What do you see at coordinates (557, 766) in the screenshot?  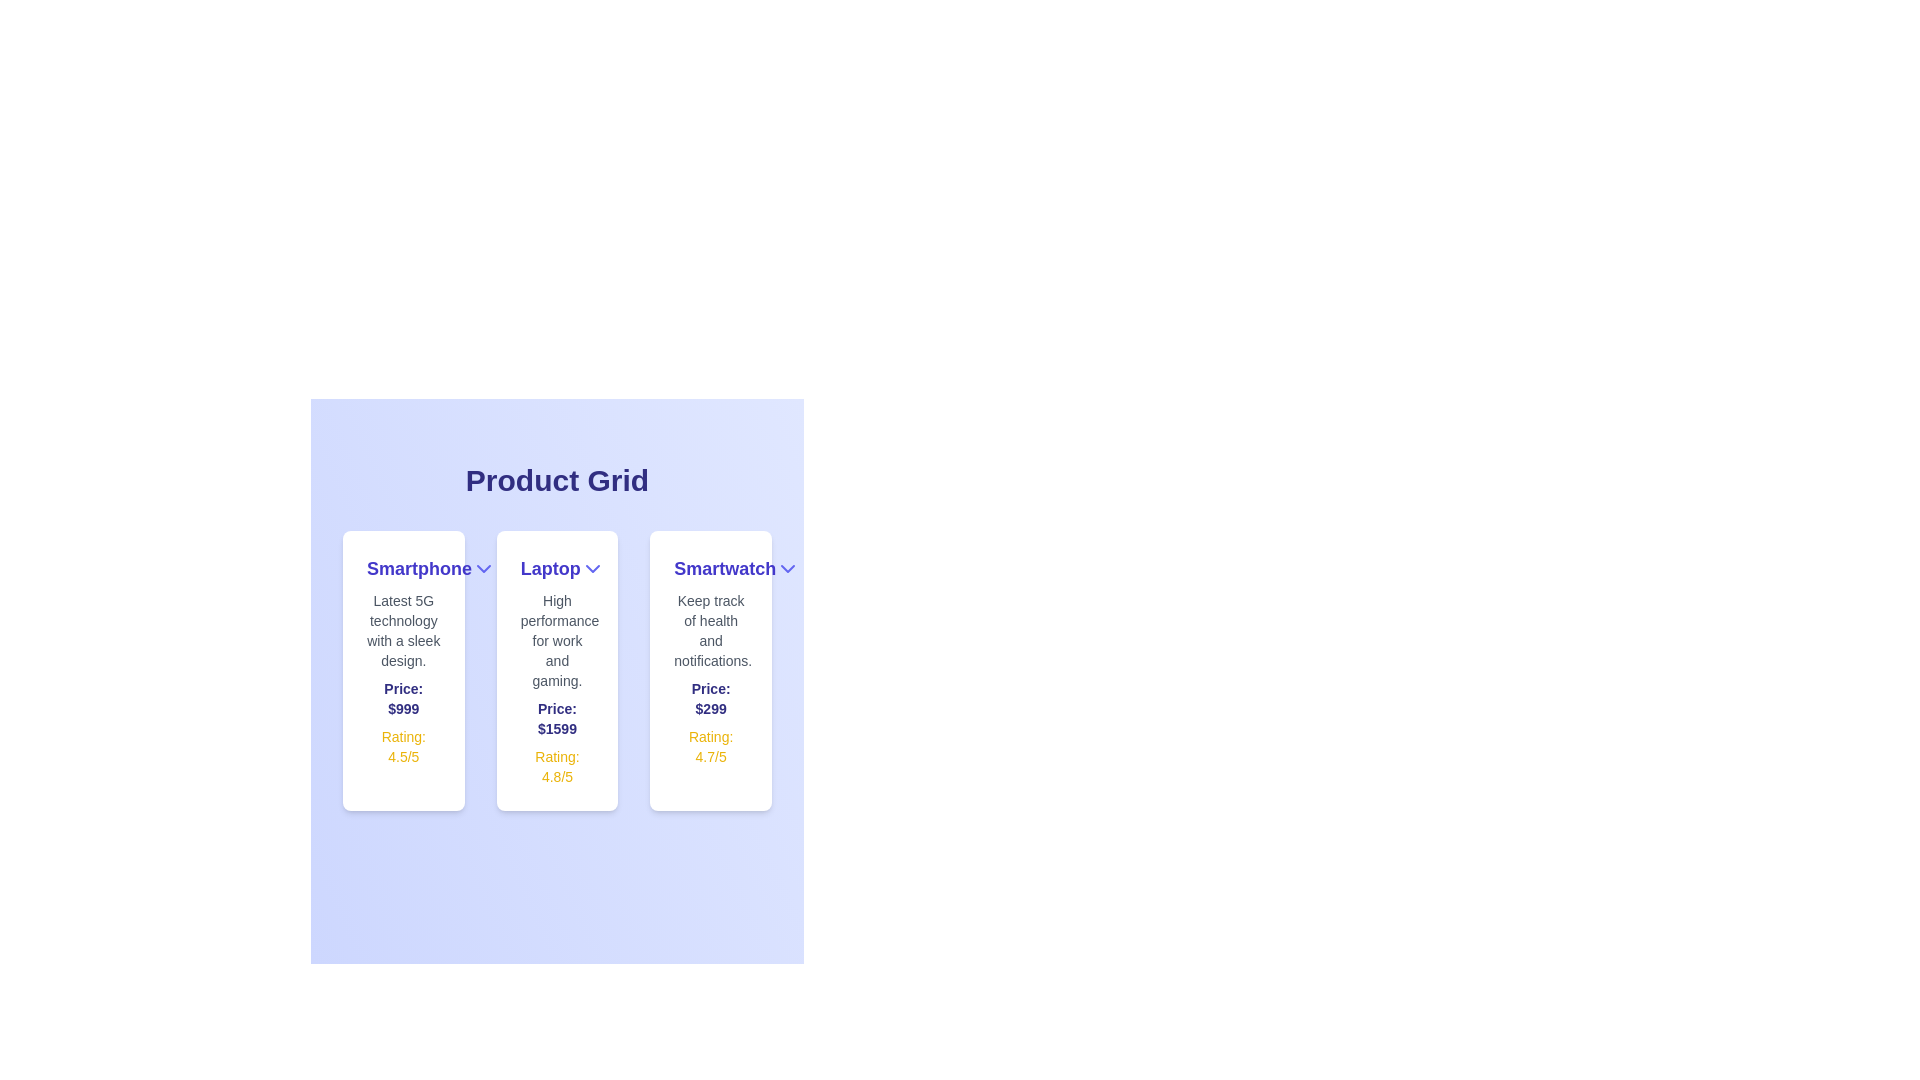 I see `text element displaying 'Rating: 4.8/5' located in the bottom section of the 'Laptop' card in the product grid interface` at bounding box center [557, 766].